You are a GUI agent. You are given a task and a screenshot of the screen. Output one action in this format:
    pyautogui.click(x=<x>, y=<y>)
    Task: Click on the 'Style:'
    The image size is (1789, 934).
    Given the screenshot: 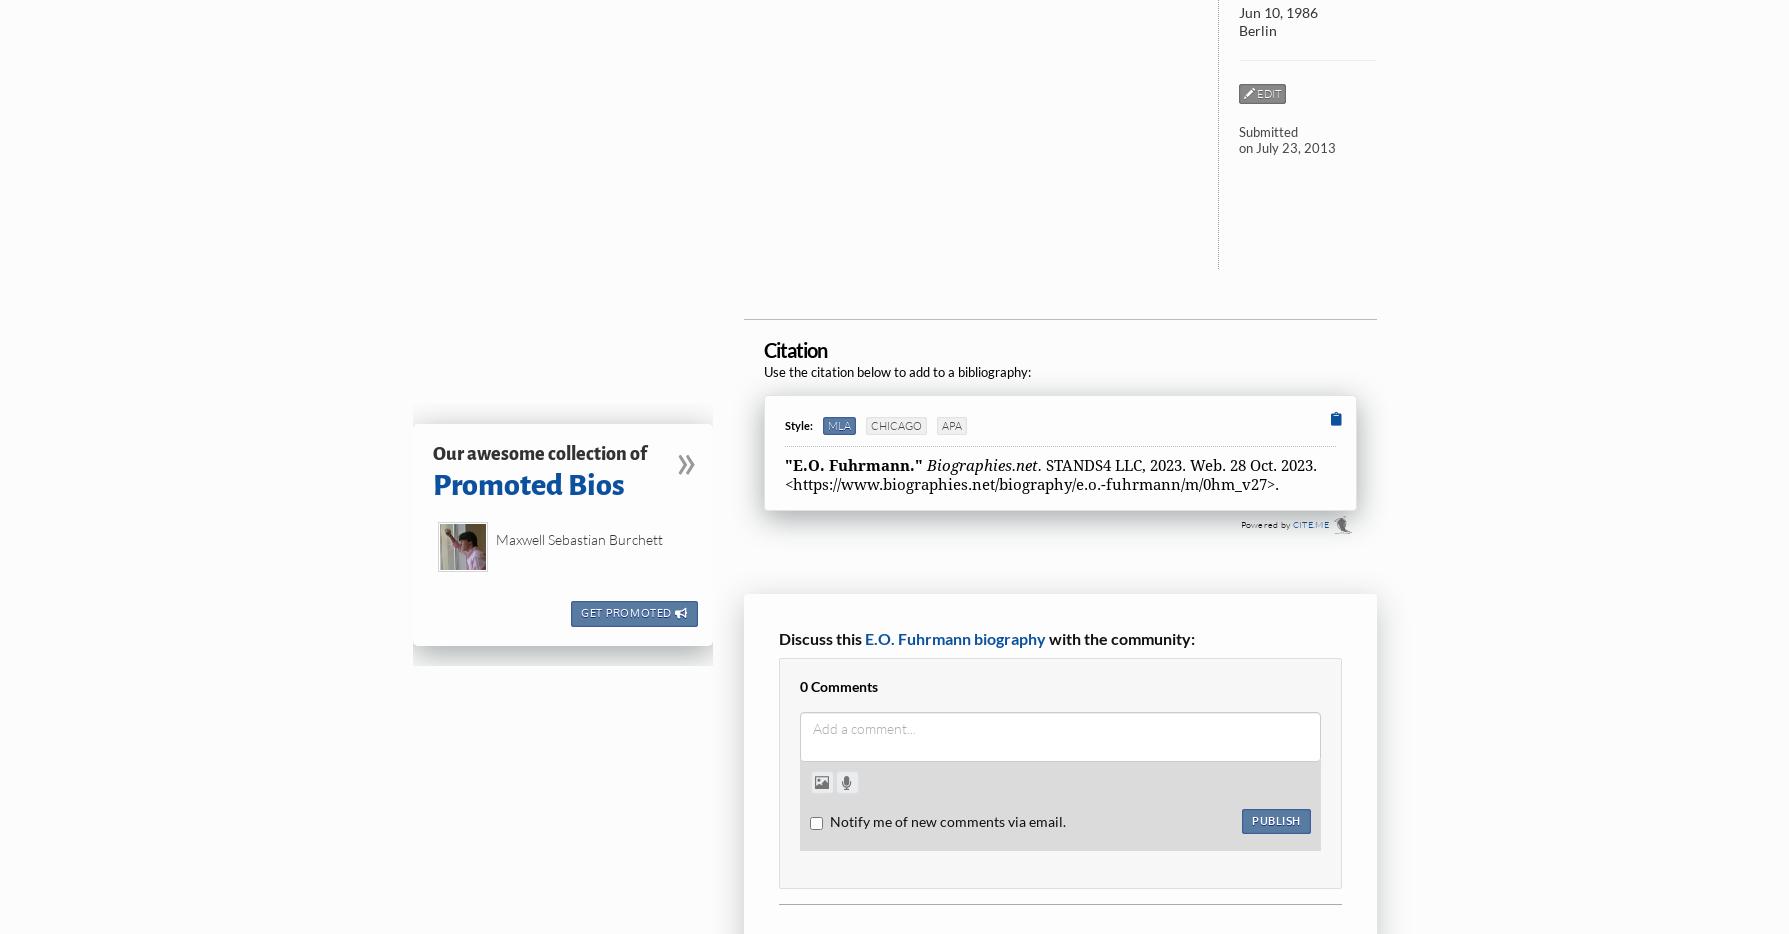 What is the action you would take?
    pyautogui.click(x=798, y=424)
    